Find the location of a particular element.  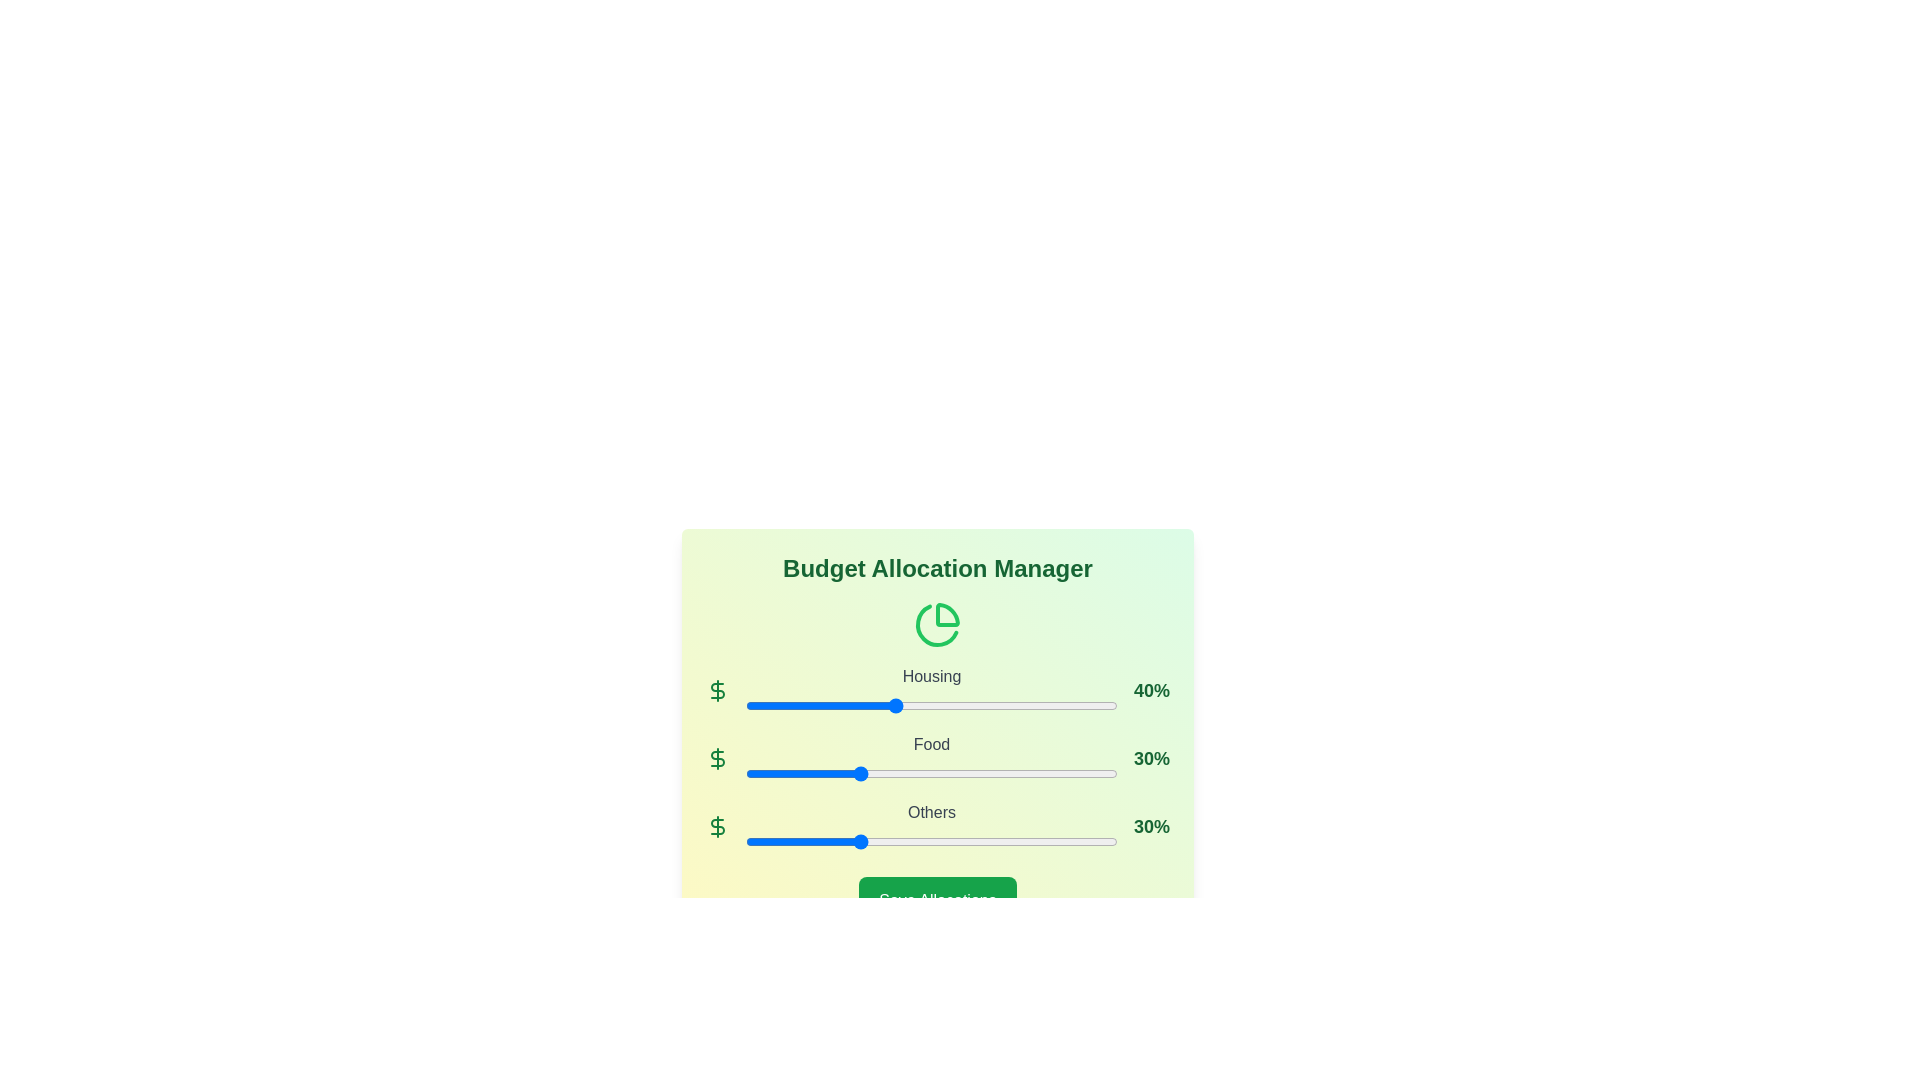

the Food allocation slider to 25% is located at coordinates (839, 773).